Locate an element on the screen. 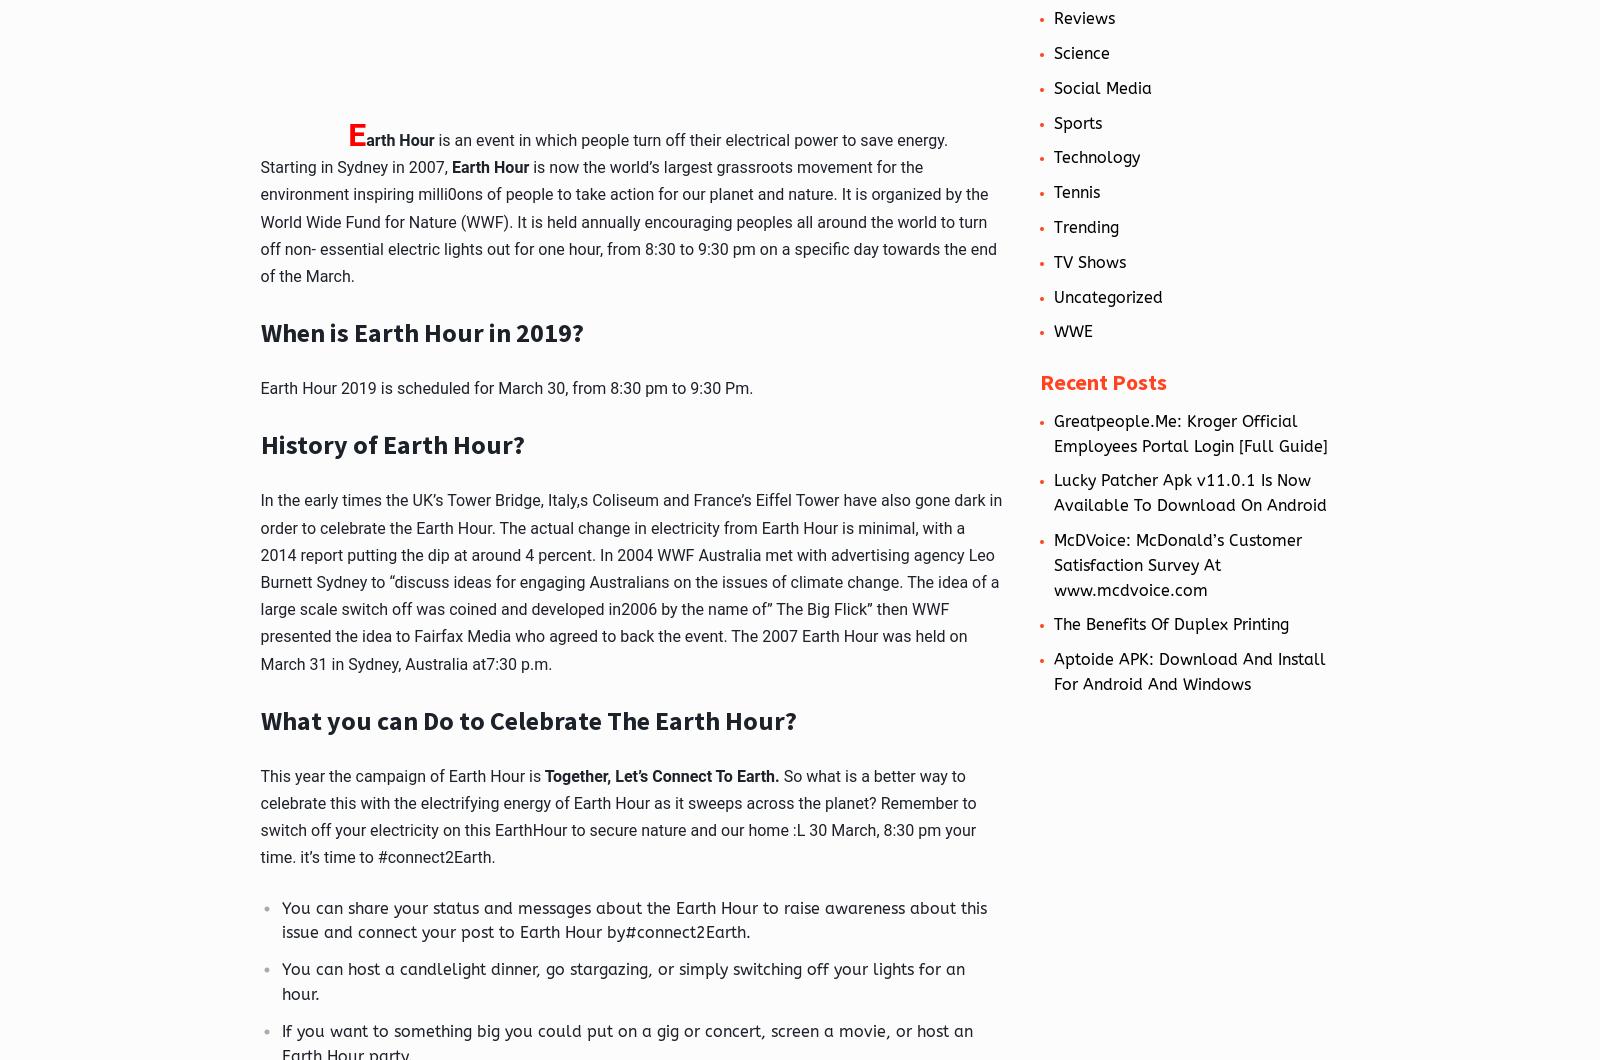 This screenshot has width=1600, height=1060. 'E' is located at coordinates (356, 132).